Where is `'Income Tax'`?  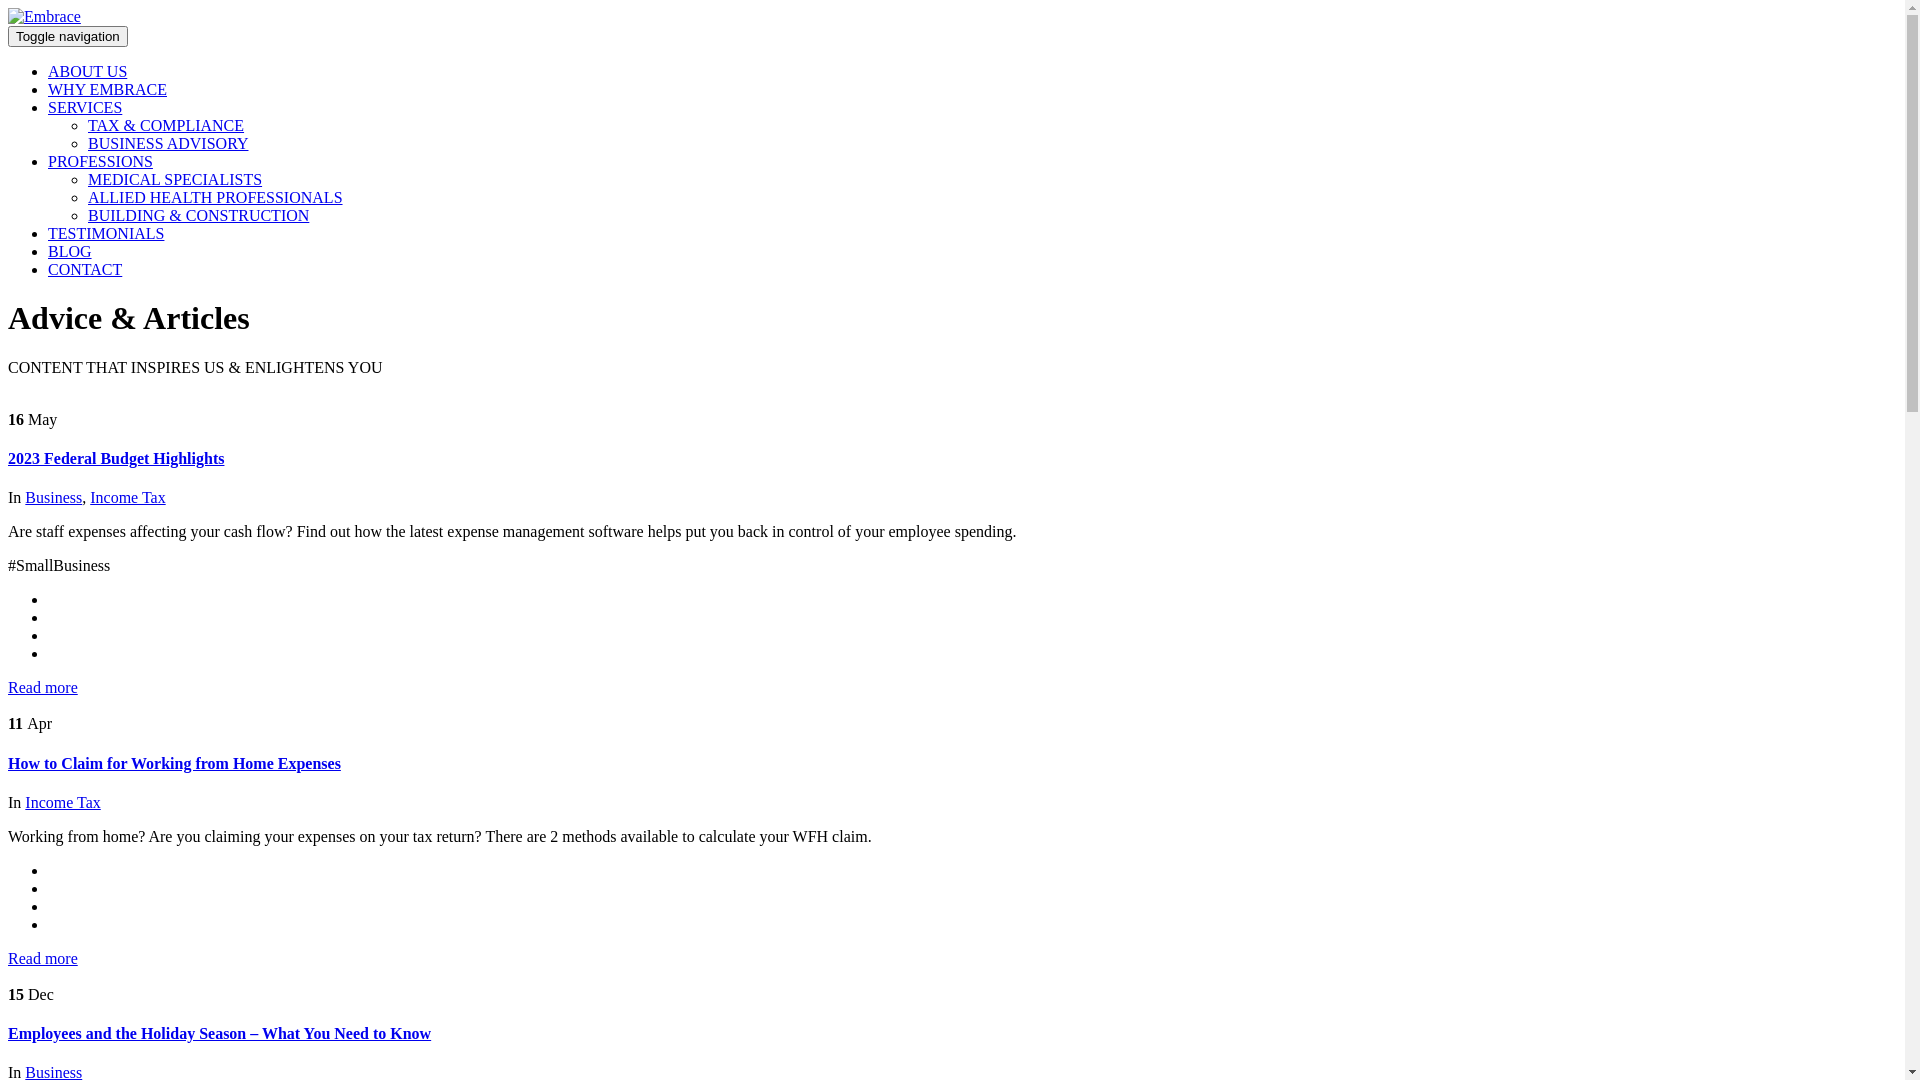
'Income Tax' is located at coordinates (62, 801).